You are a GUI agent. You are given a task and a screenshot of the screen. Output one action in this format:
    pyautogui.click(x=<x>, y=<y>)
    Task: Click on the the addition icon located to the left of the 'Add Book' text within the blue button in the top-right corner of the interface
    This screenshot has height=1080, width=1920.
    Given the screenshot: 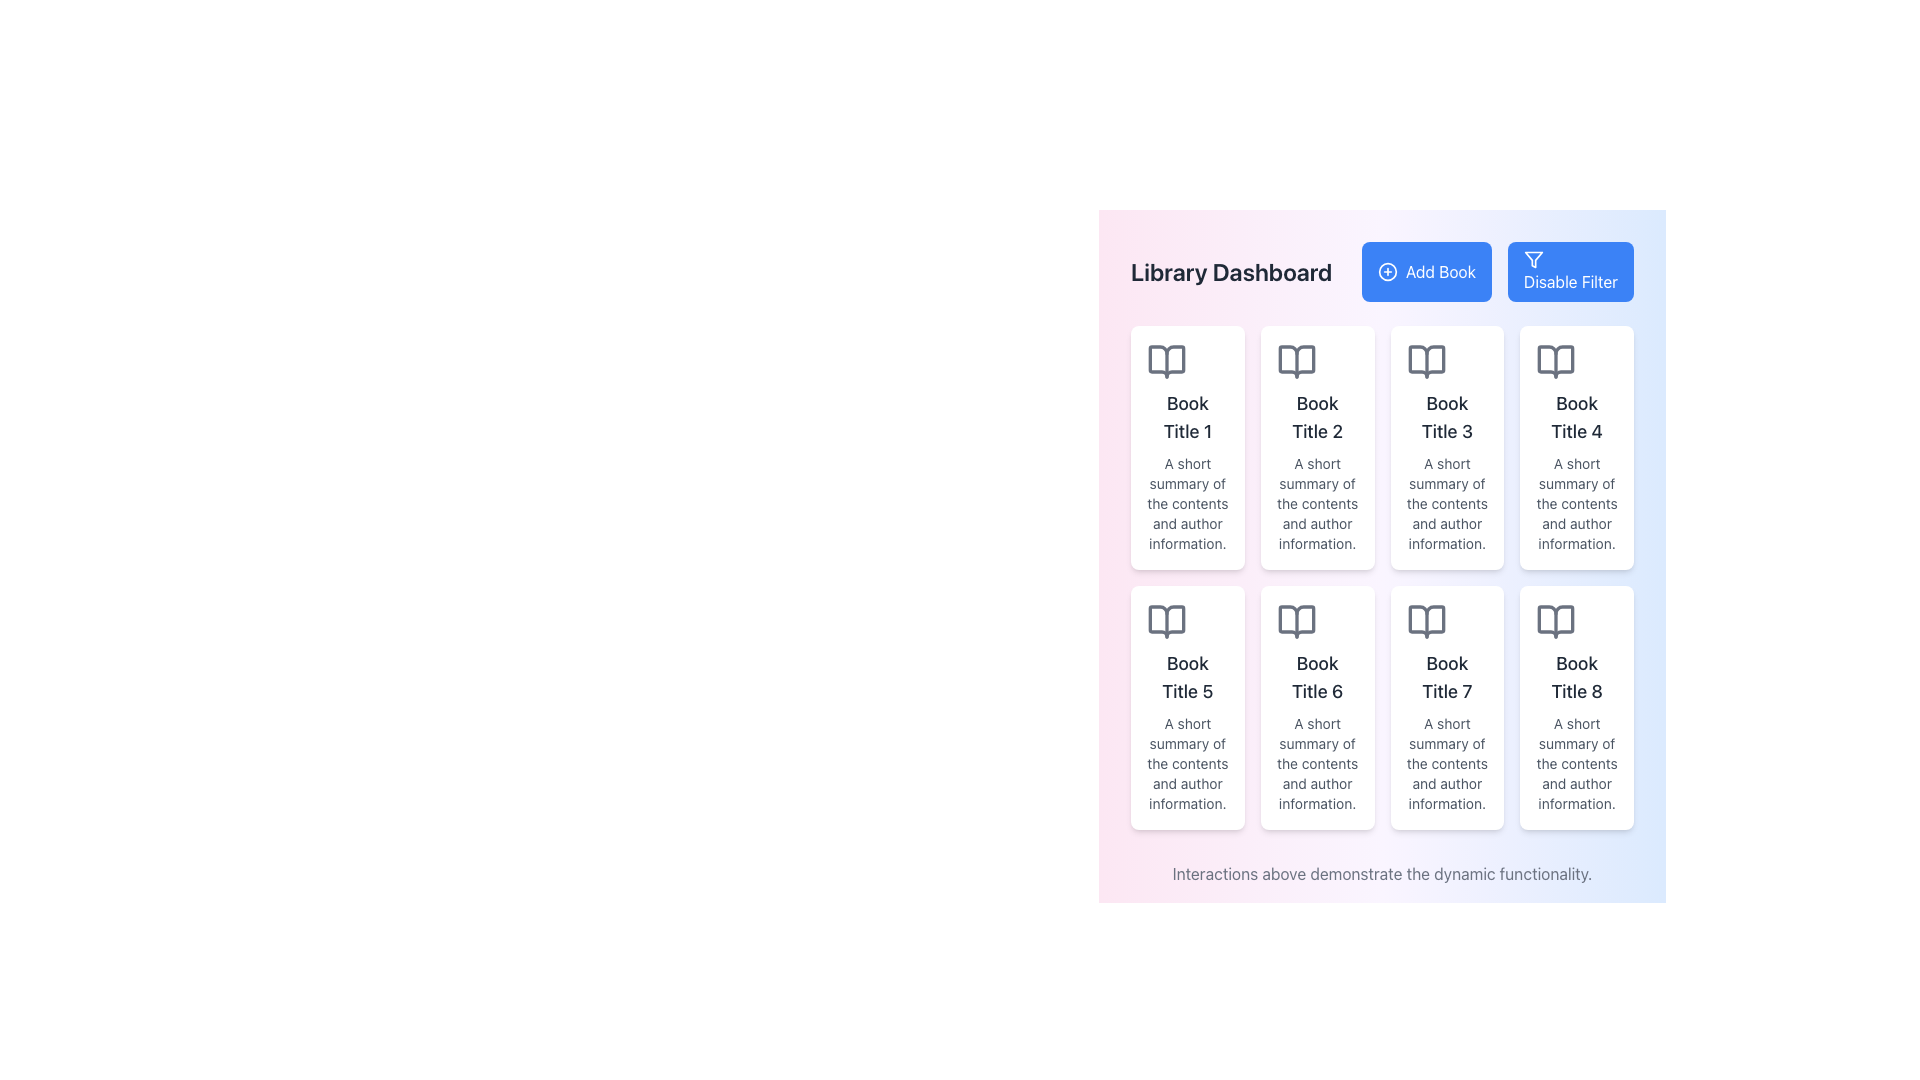 What is the action you would take?
    pyautogui.click(x=1386, y=272)
    